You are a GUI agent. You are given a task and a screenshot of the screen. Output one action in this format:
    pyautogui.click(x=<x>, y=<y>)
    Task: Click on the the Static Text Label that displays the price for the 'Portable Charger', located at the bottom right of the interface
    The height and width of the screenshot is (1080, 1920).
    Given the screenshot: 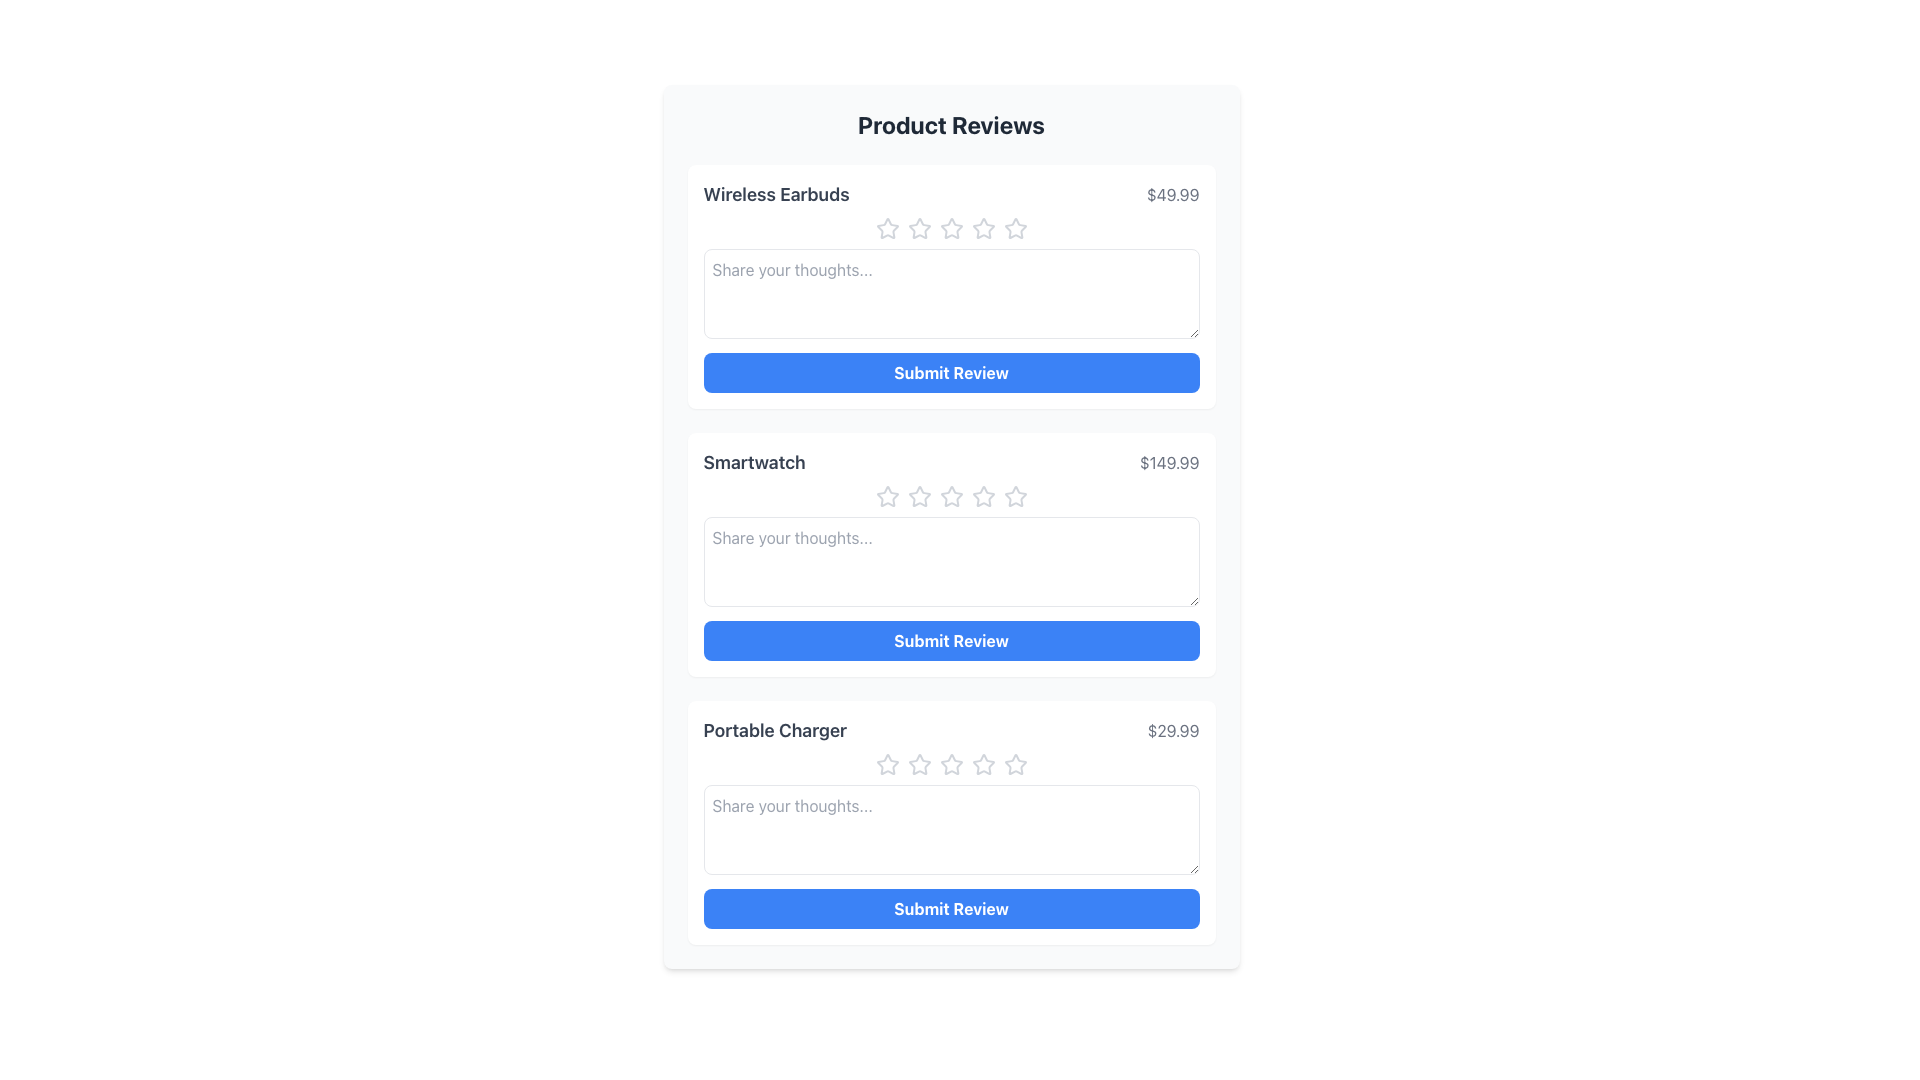 What is the action you would take?
    pyautogui.click(x=1173, y=731)
    